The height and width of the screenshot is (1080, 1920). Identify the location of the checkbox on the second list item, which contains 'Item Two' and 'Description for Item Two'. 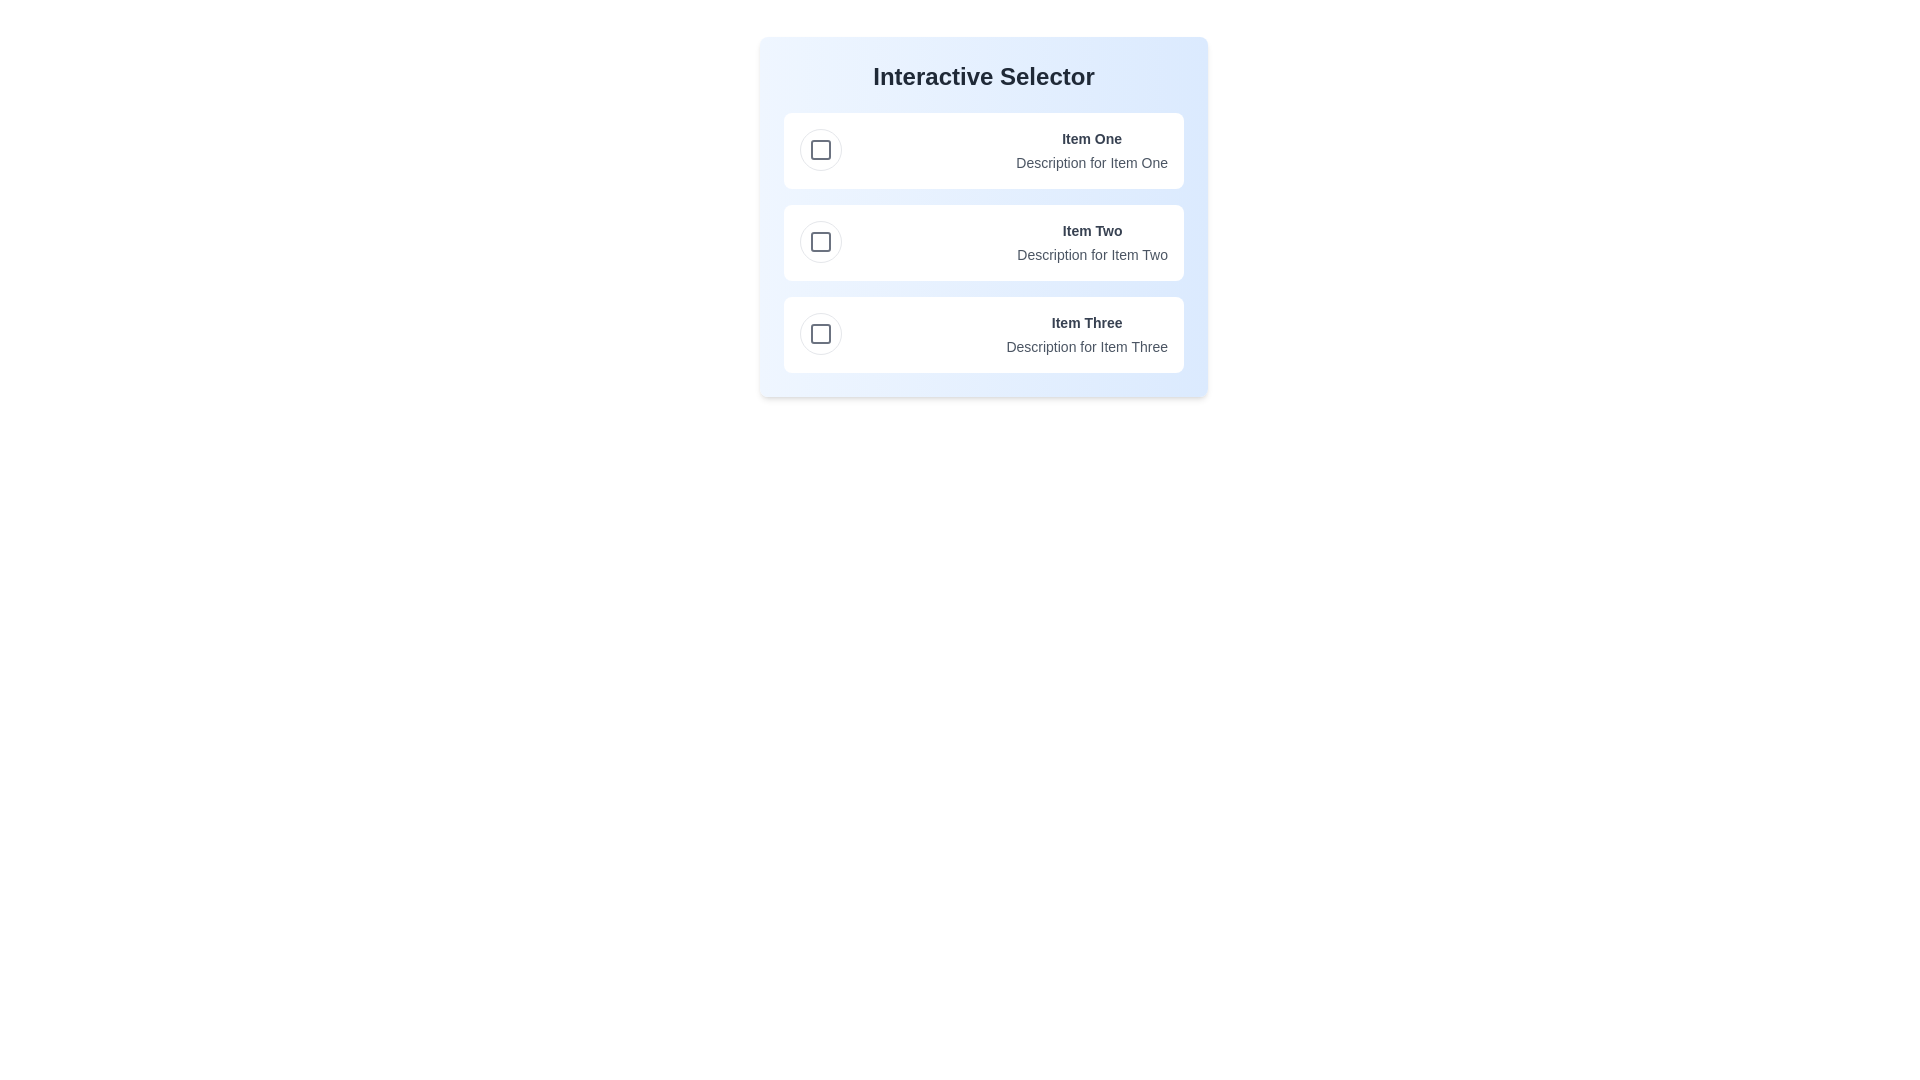
(983, 242).